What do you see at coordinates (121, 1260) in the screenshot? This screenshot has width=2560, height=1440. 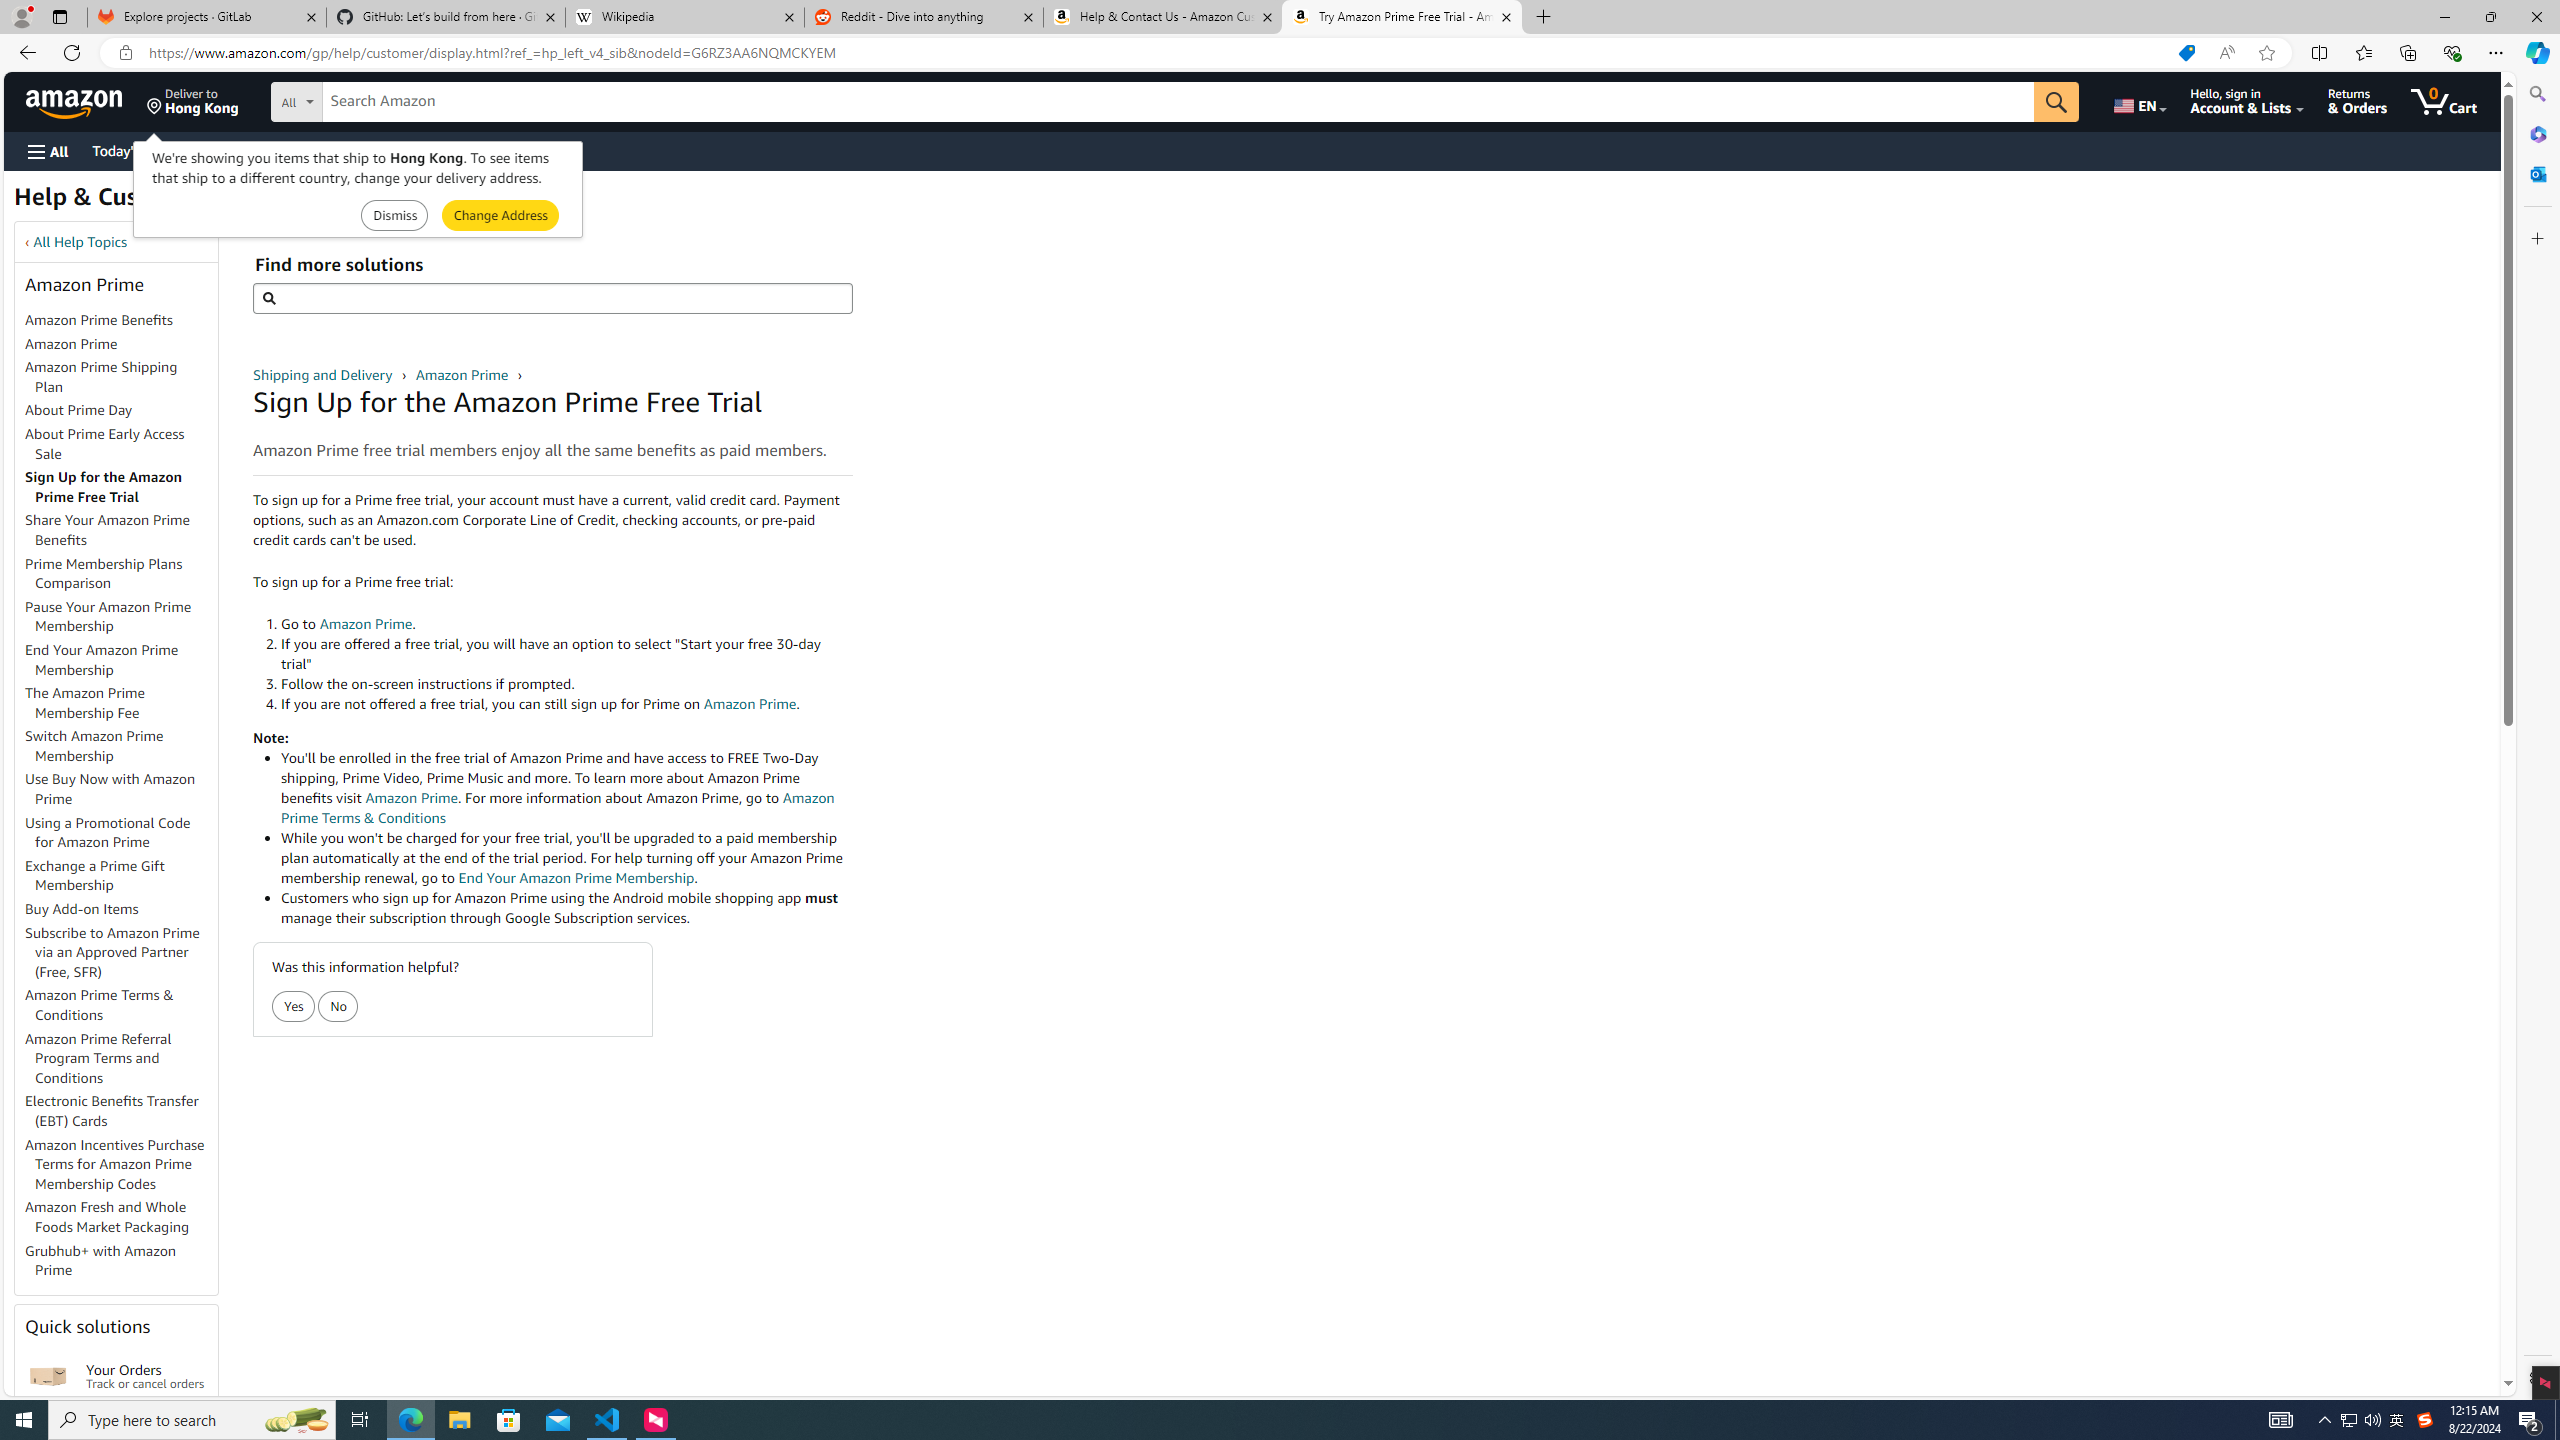 I see `'Grubhub+ with Amazon Prime'` at bounding box center [121, 1260].